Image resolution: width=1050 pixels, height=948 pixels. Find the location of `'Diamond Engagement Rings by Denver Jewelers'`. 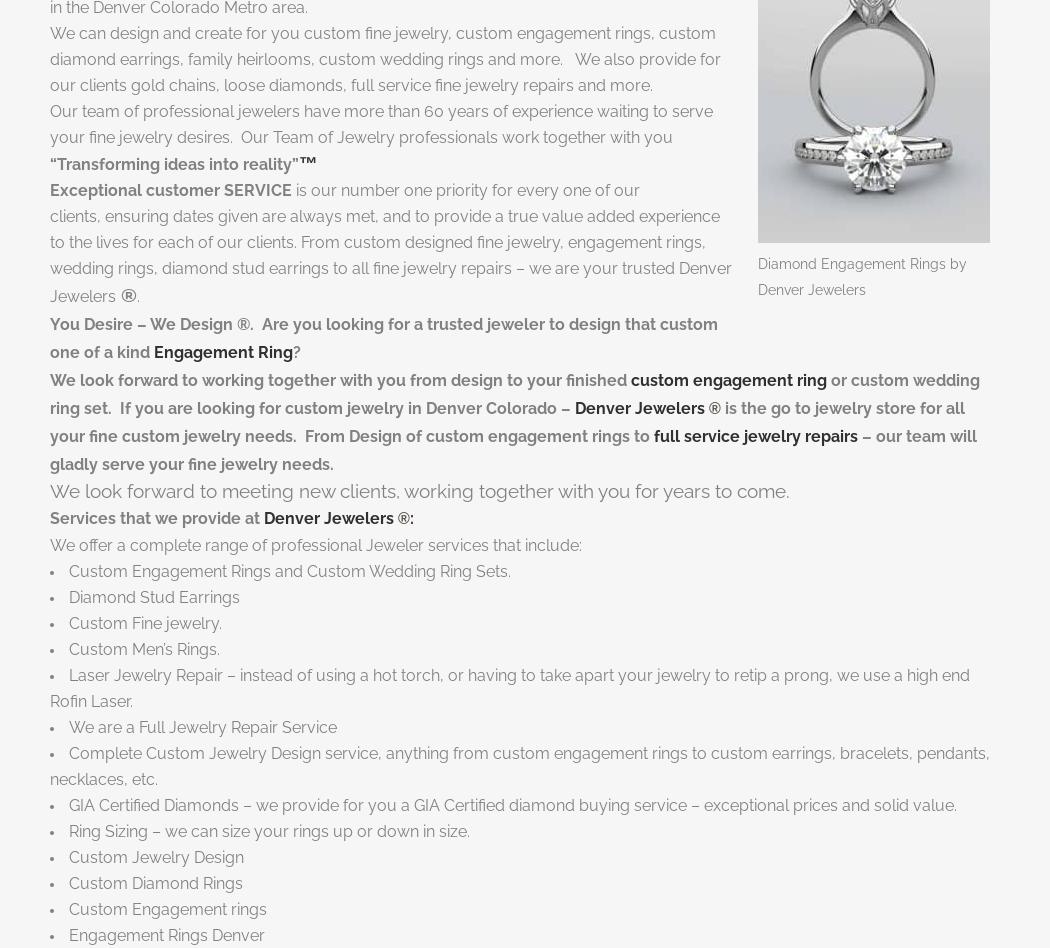

'Diamond Engagement Rings by Denver Jewelers' is located at coordinates (862, 275).